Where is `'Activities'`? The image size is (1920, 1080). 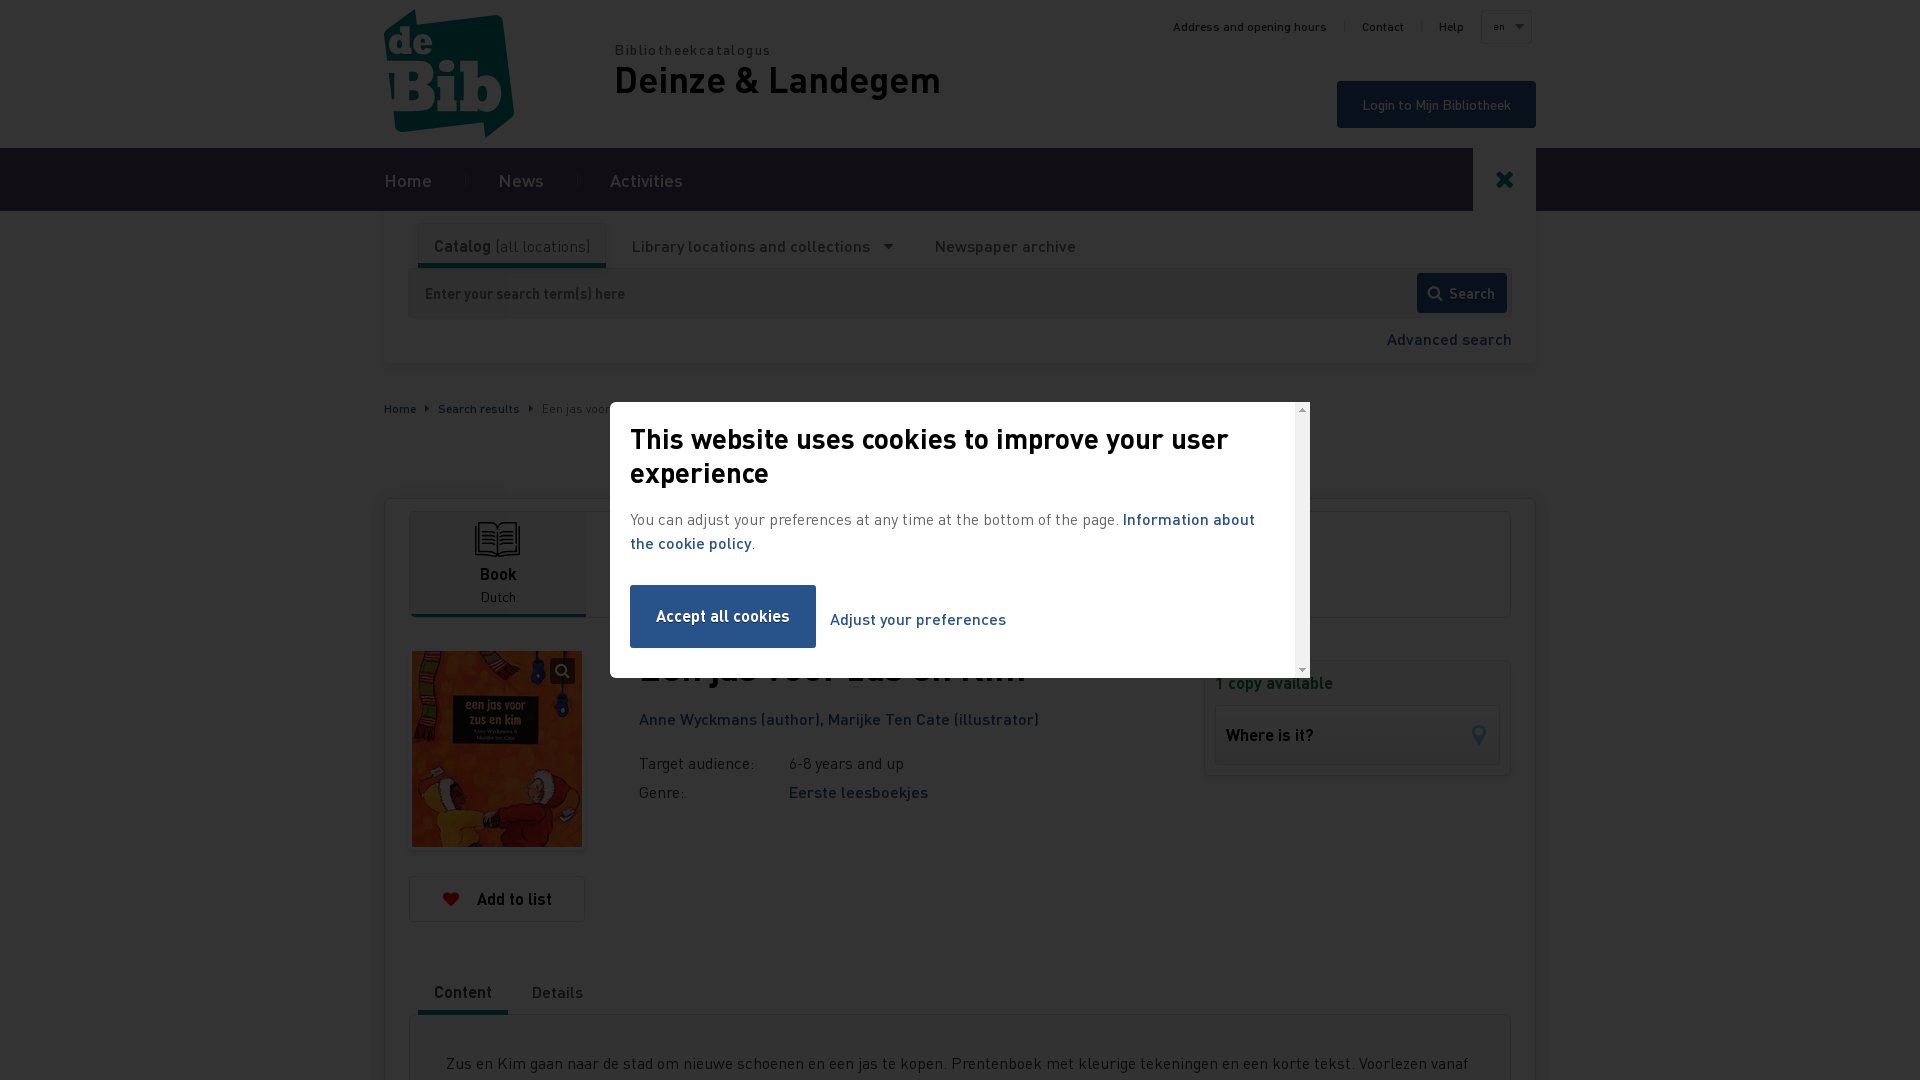
'Activities' is located at coordinates (646, 178).